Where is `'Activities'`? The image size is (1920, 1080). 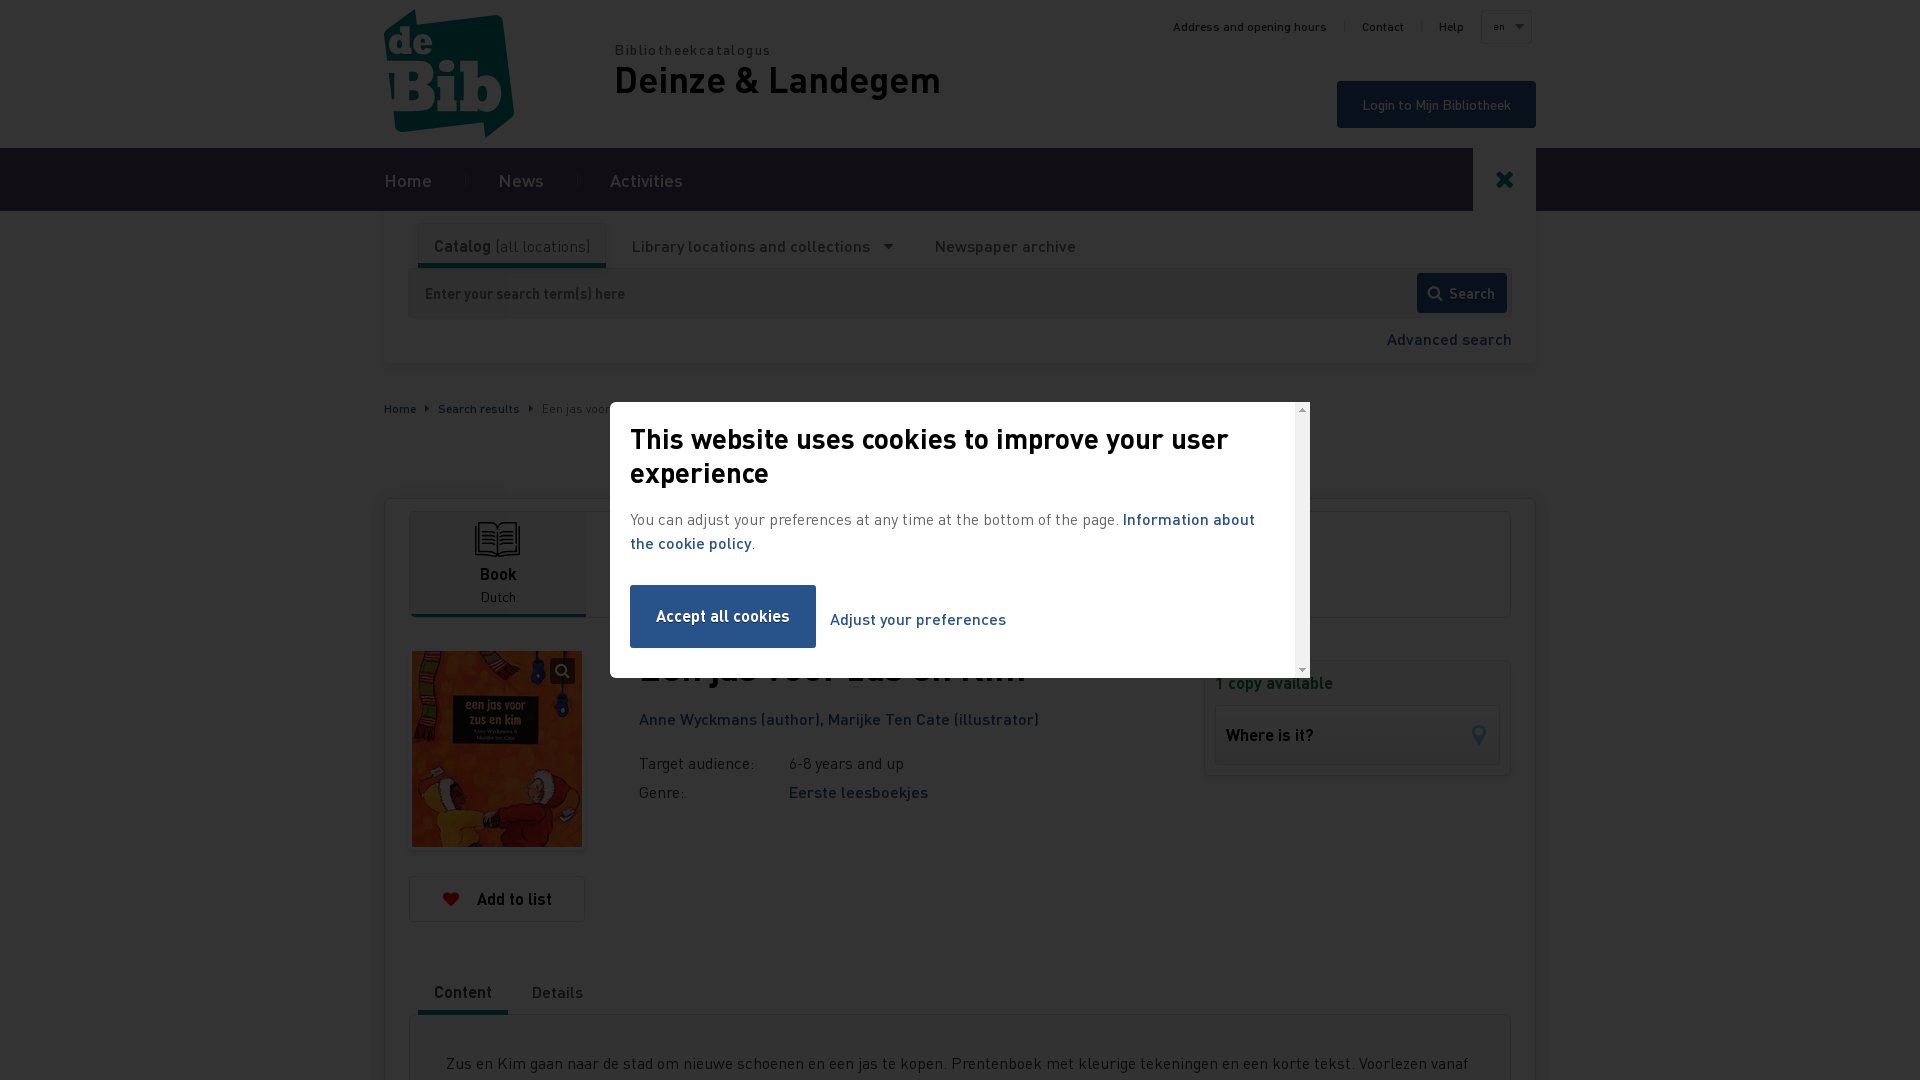
'Activities' is located at coordinates (646, 178).